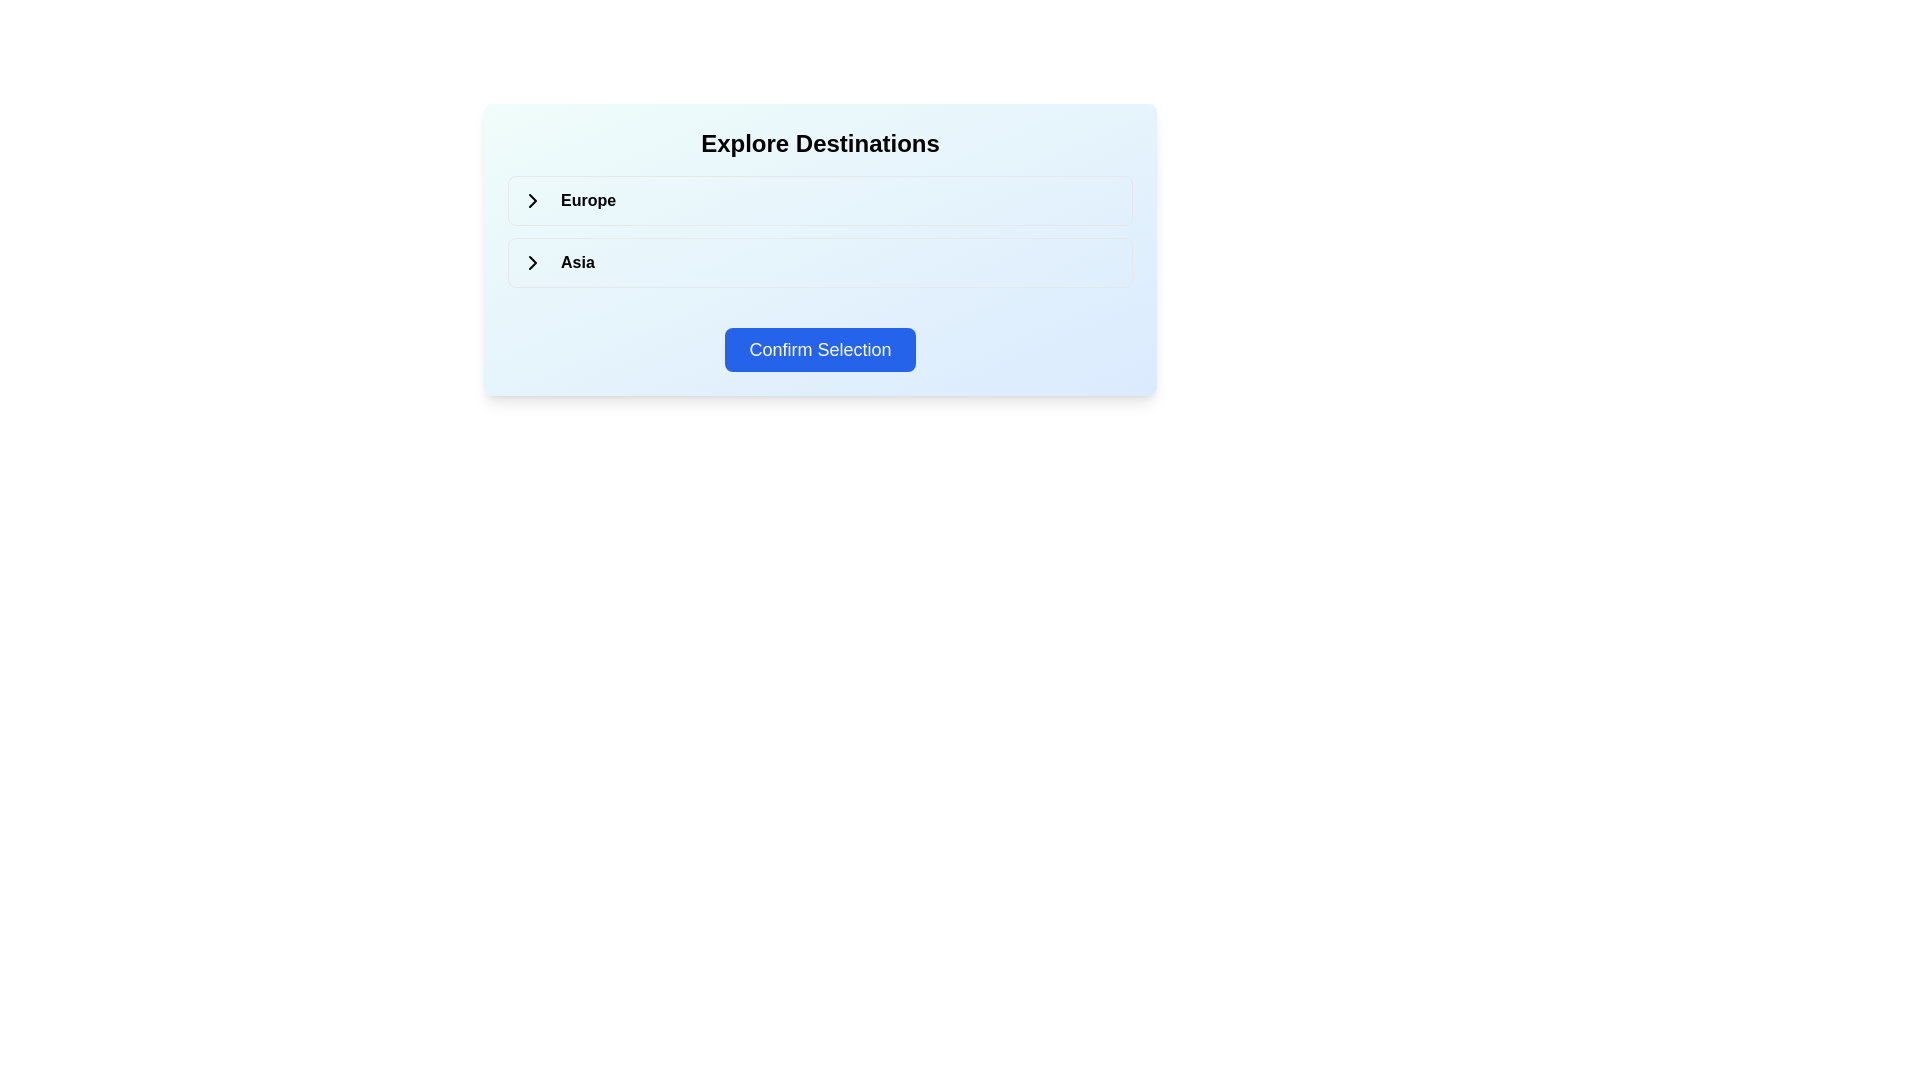 The image size is (1920, 1080). Describe the element at coordinates (532, 200) in the screenshot. I see `the navigation icon located in the first row of the 'Explore Destinations' list, to the left of the text 'Europe'` at that location.